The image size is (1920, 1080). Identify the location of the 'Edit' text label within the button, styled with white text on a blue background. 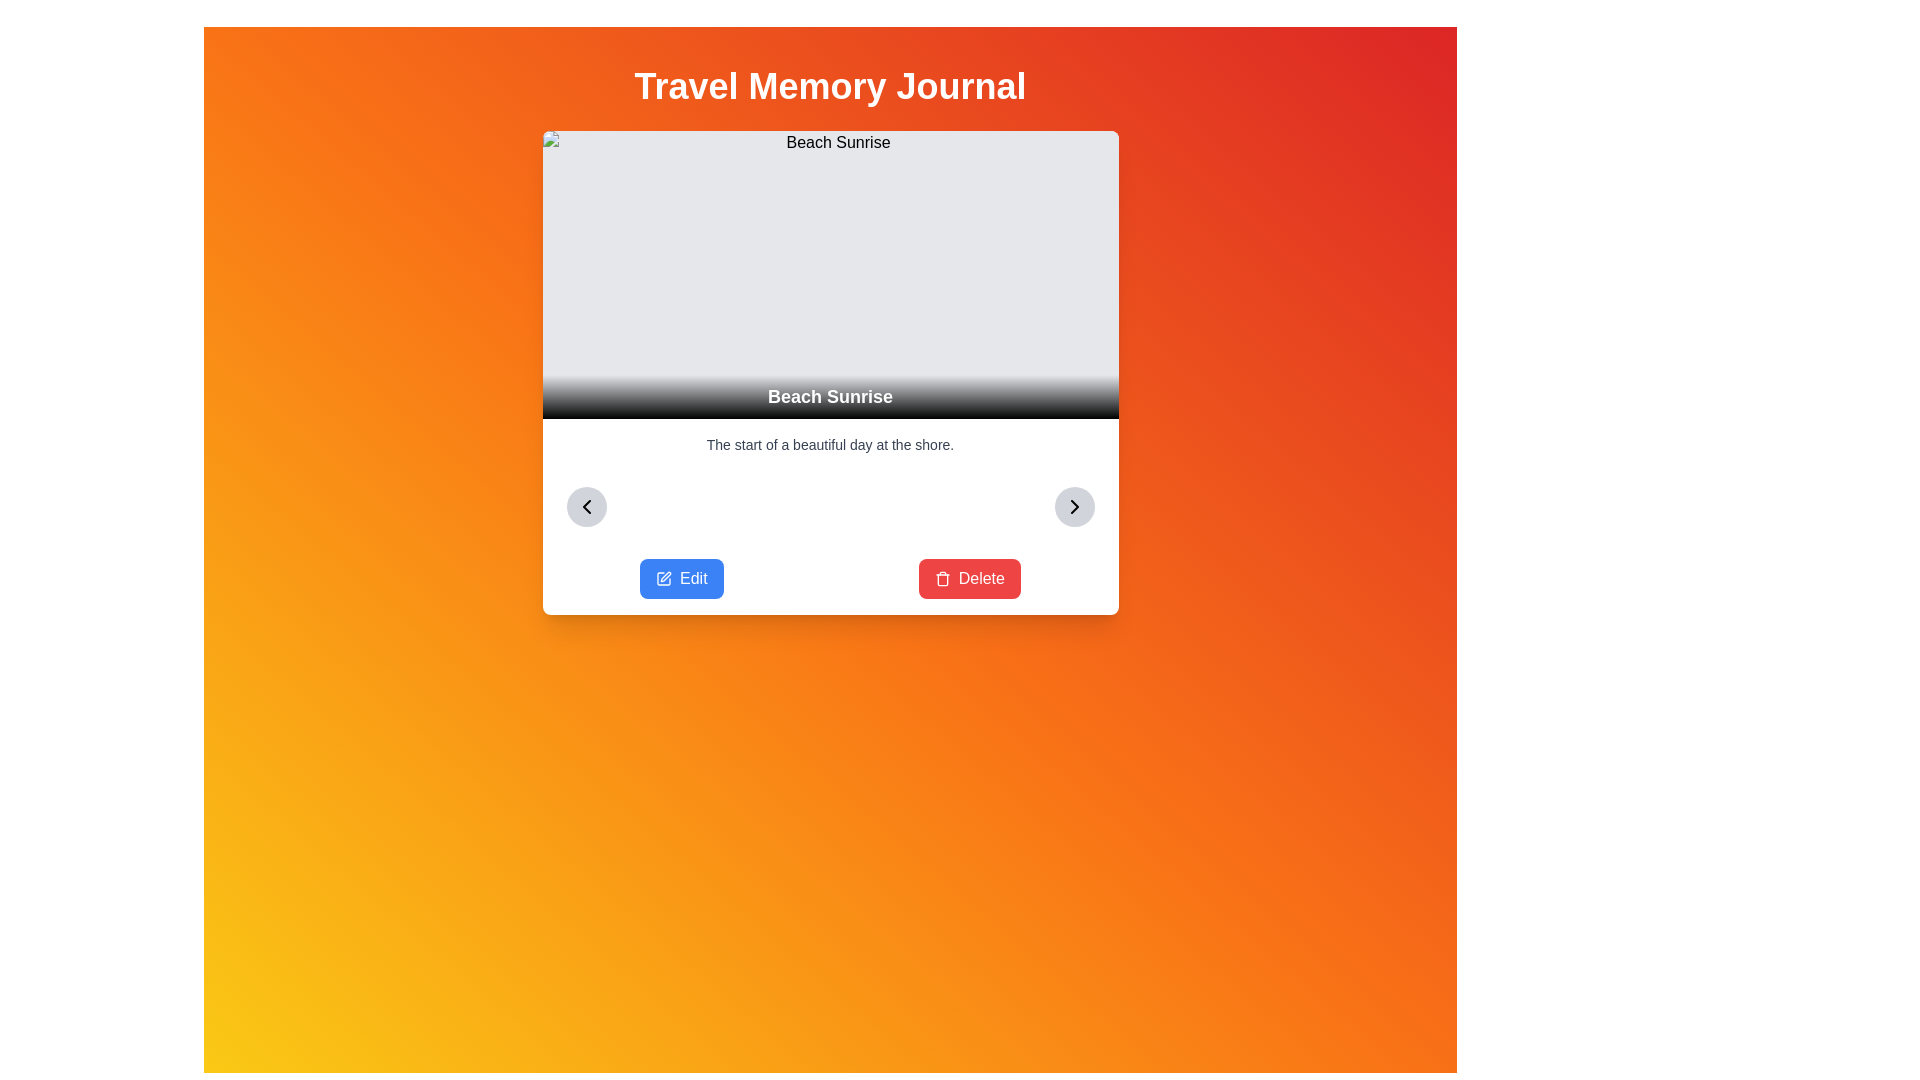
(693, 578).